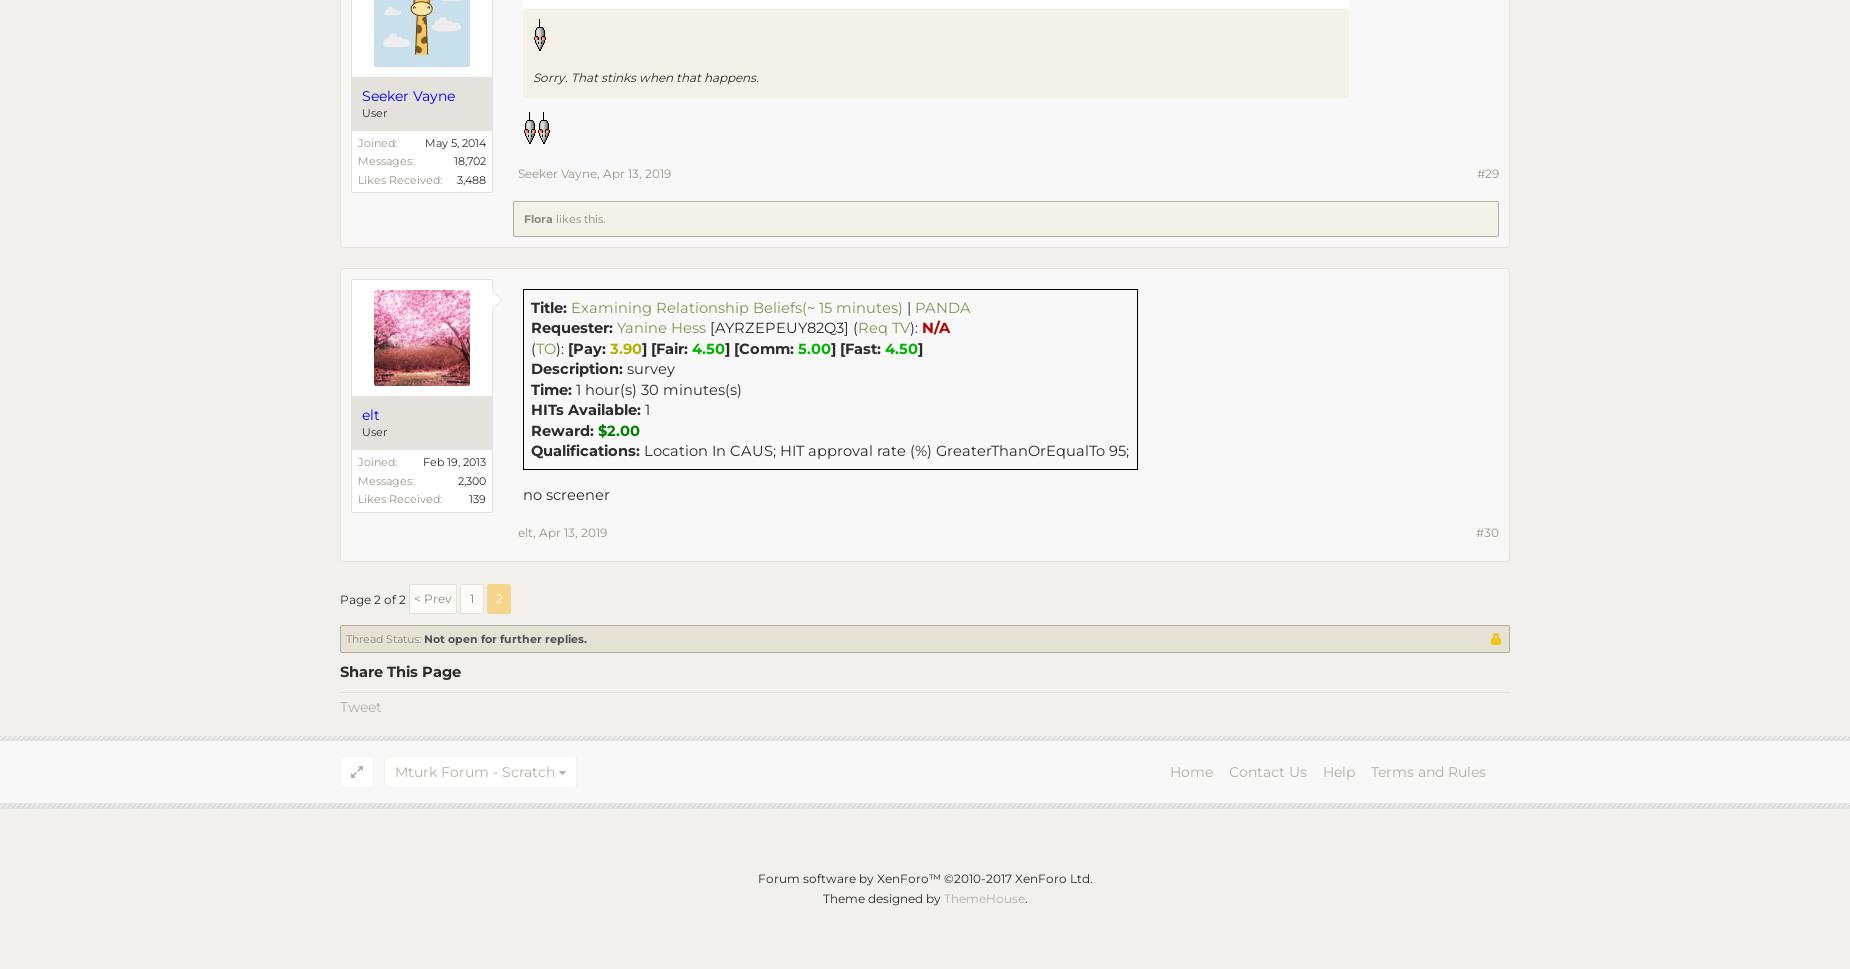 This screenshot has height=969, width=1850. I want to click on 'Description:', so click(530, 368).